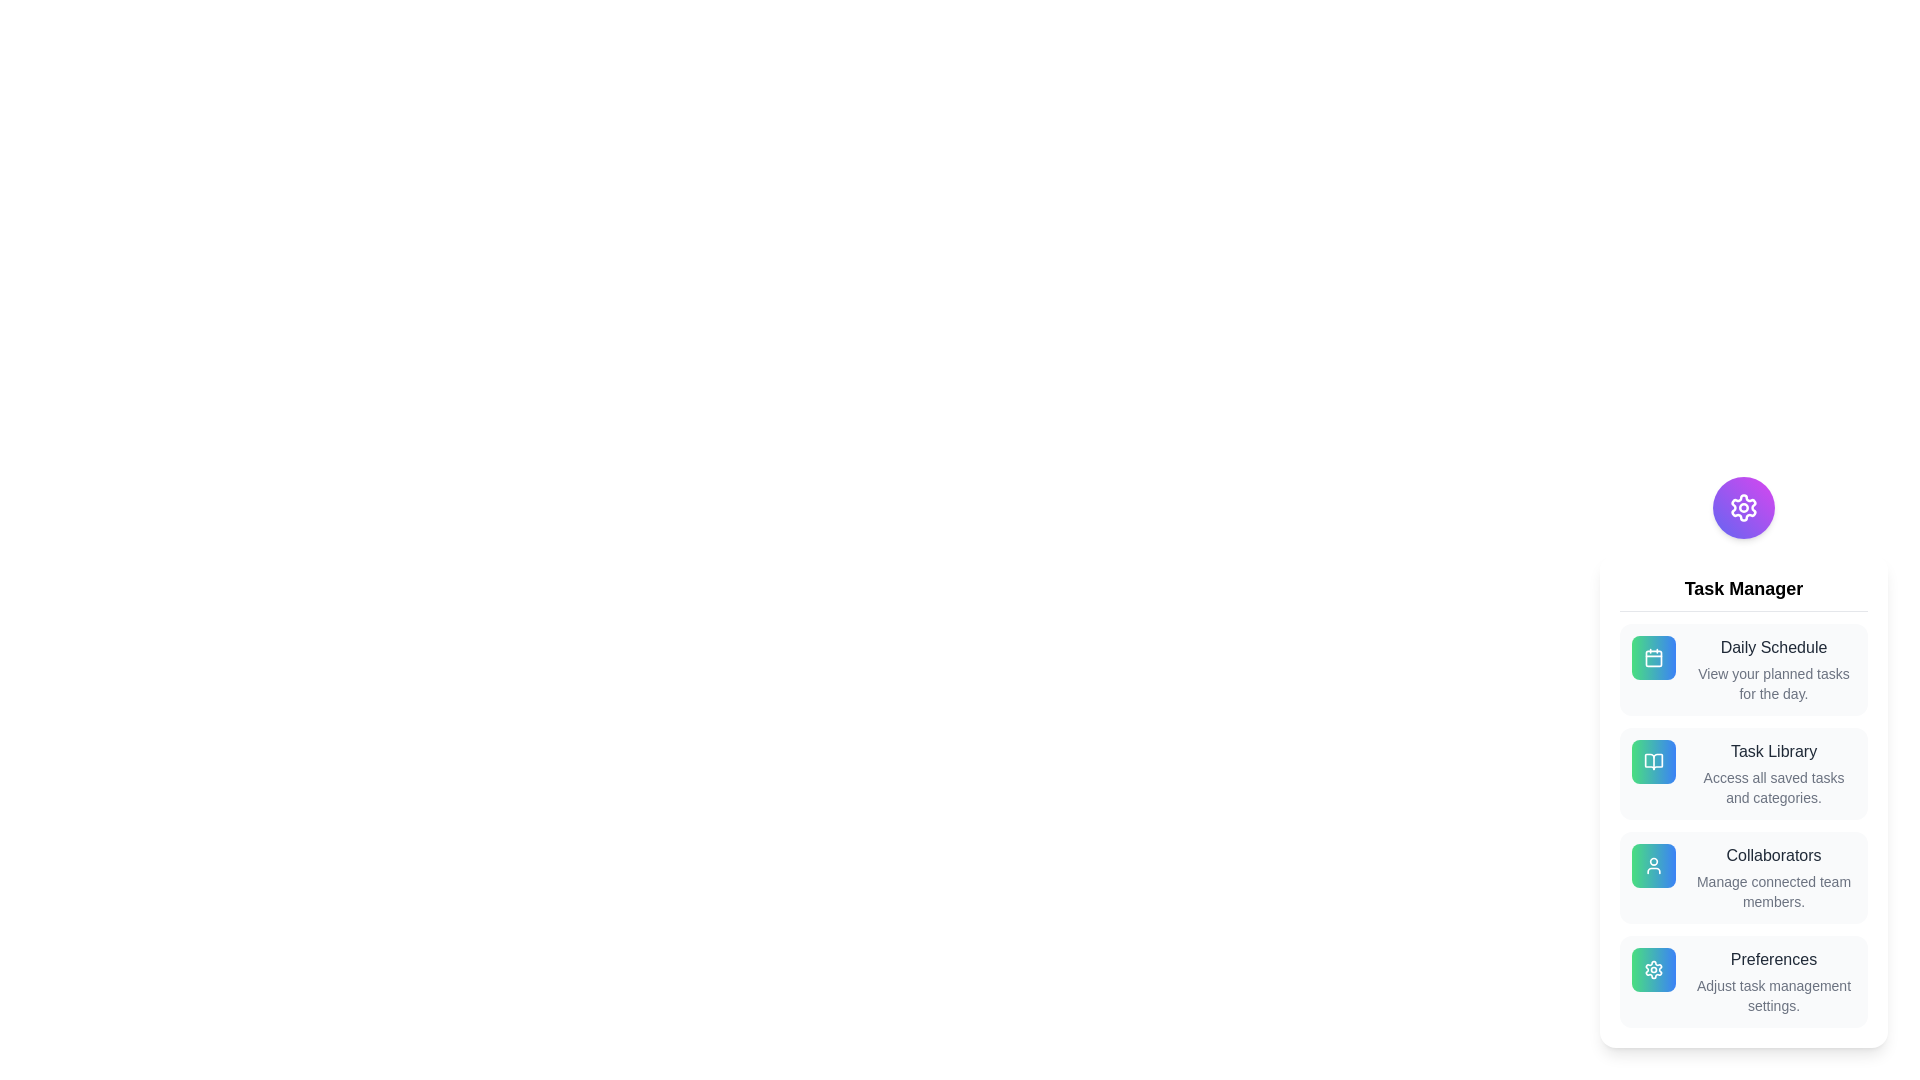 The width and height of the screenshot is (1920, 1080). Describe the element at coordinates (1742, 670) in the screenshot. I see `the 'Daily Schedule' option to view planned tasks` at that location.